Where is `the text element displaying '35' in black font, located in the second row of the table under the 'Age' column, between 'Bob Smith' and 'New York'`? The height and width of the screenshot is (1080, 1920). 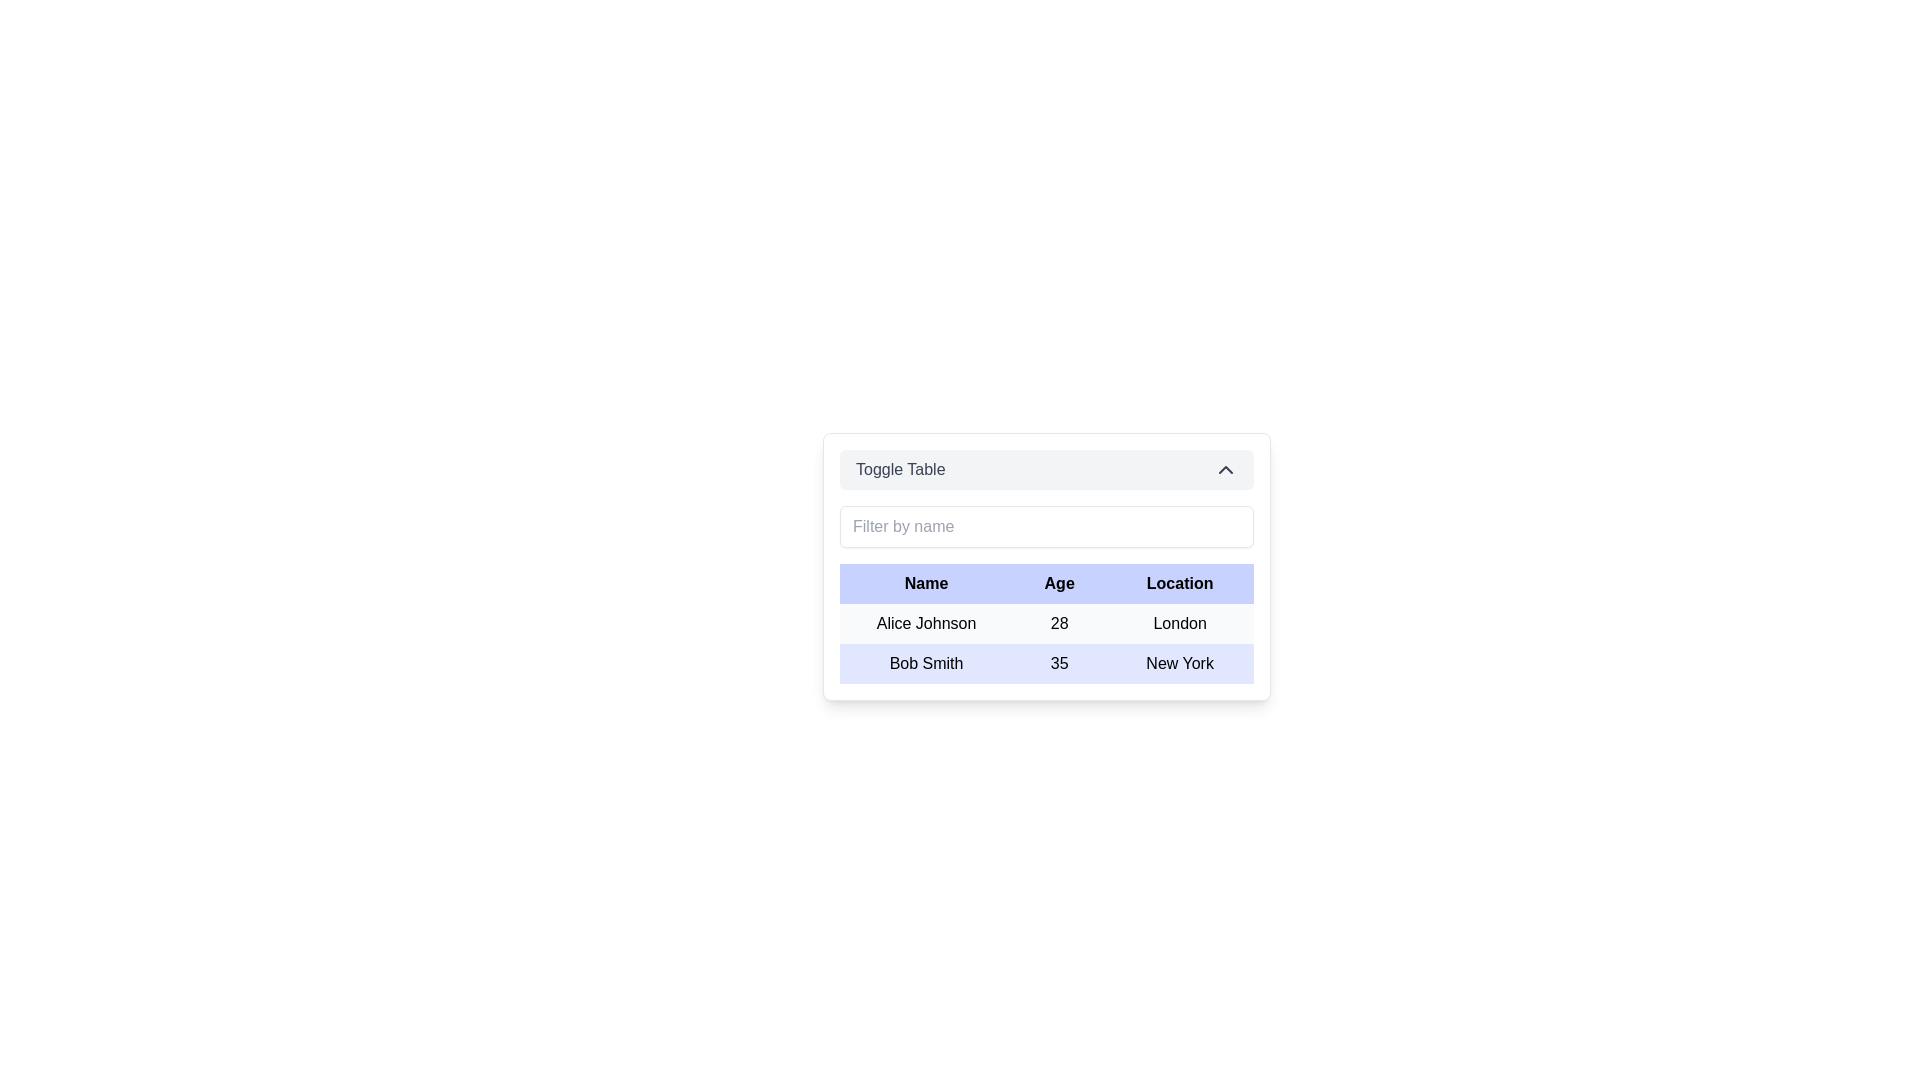 the text element displaying '35' in black font, located in the second row of the table under the 'Age' column, between 'Bob Smith' and 'New York' is located at coordinates (1058, 663).